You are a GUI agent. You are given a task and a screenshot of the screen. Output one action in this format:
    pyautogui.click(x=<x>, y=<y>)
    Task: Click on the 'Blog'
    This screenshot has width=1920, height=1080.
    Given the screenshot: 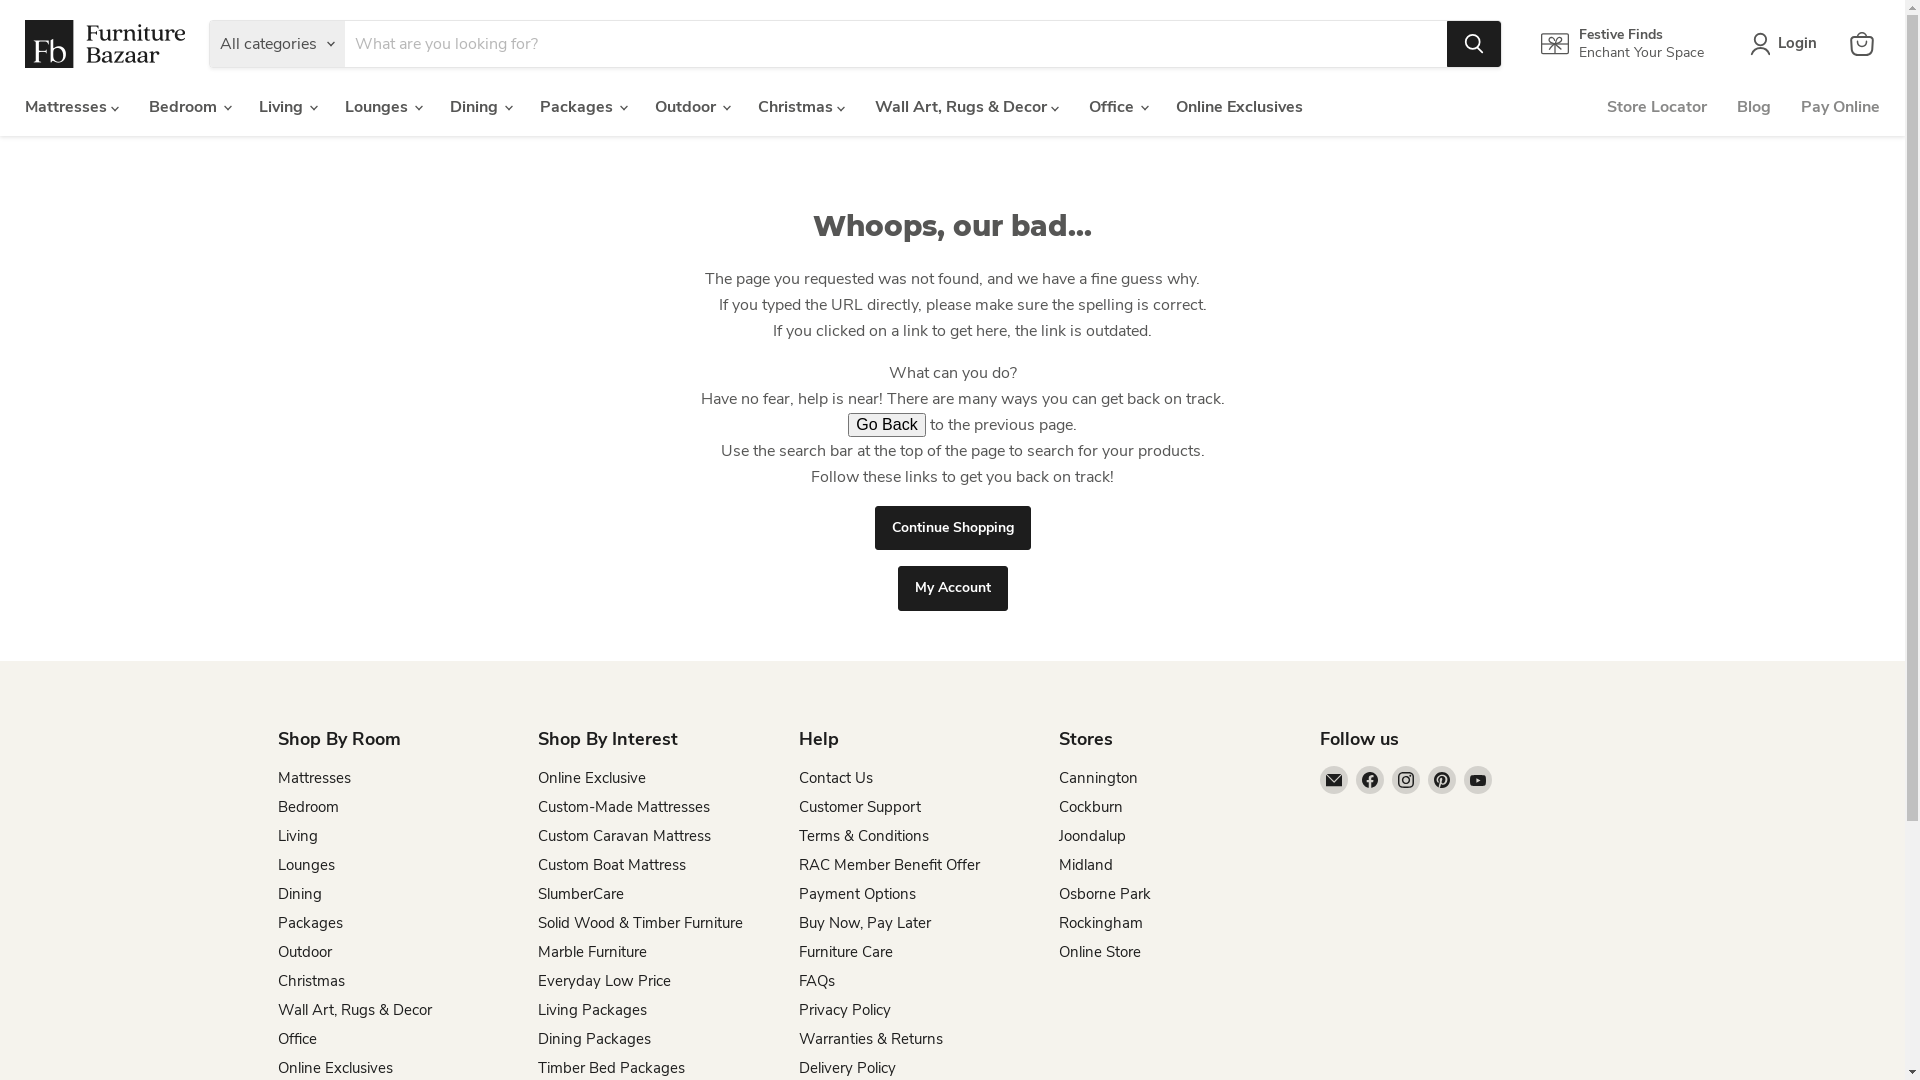 What is the action you would take?
    pyautogui.click(x=1721, y=107)
    